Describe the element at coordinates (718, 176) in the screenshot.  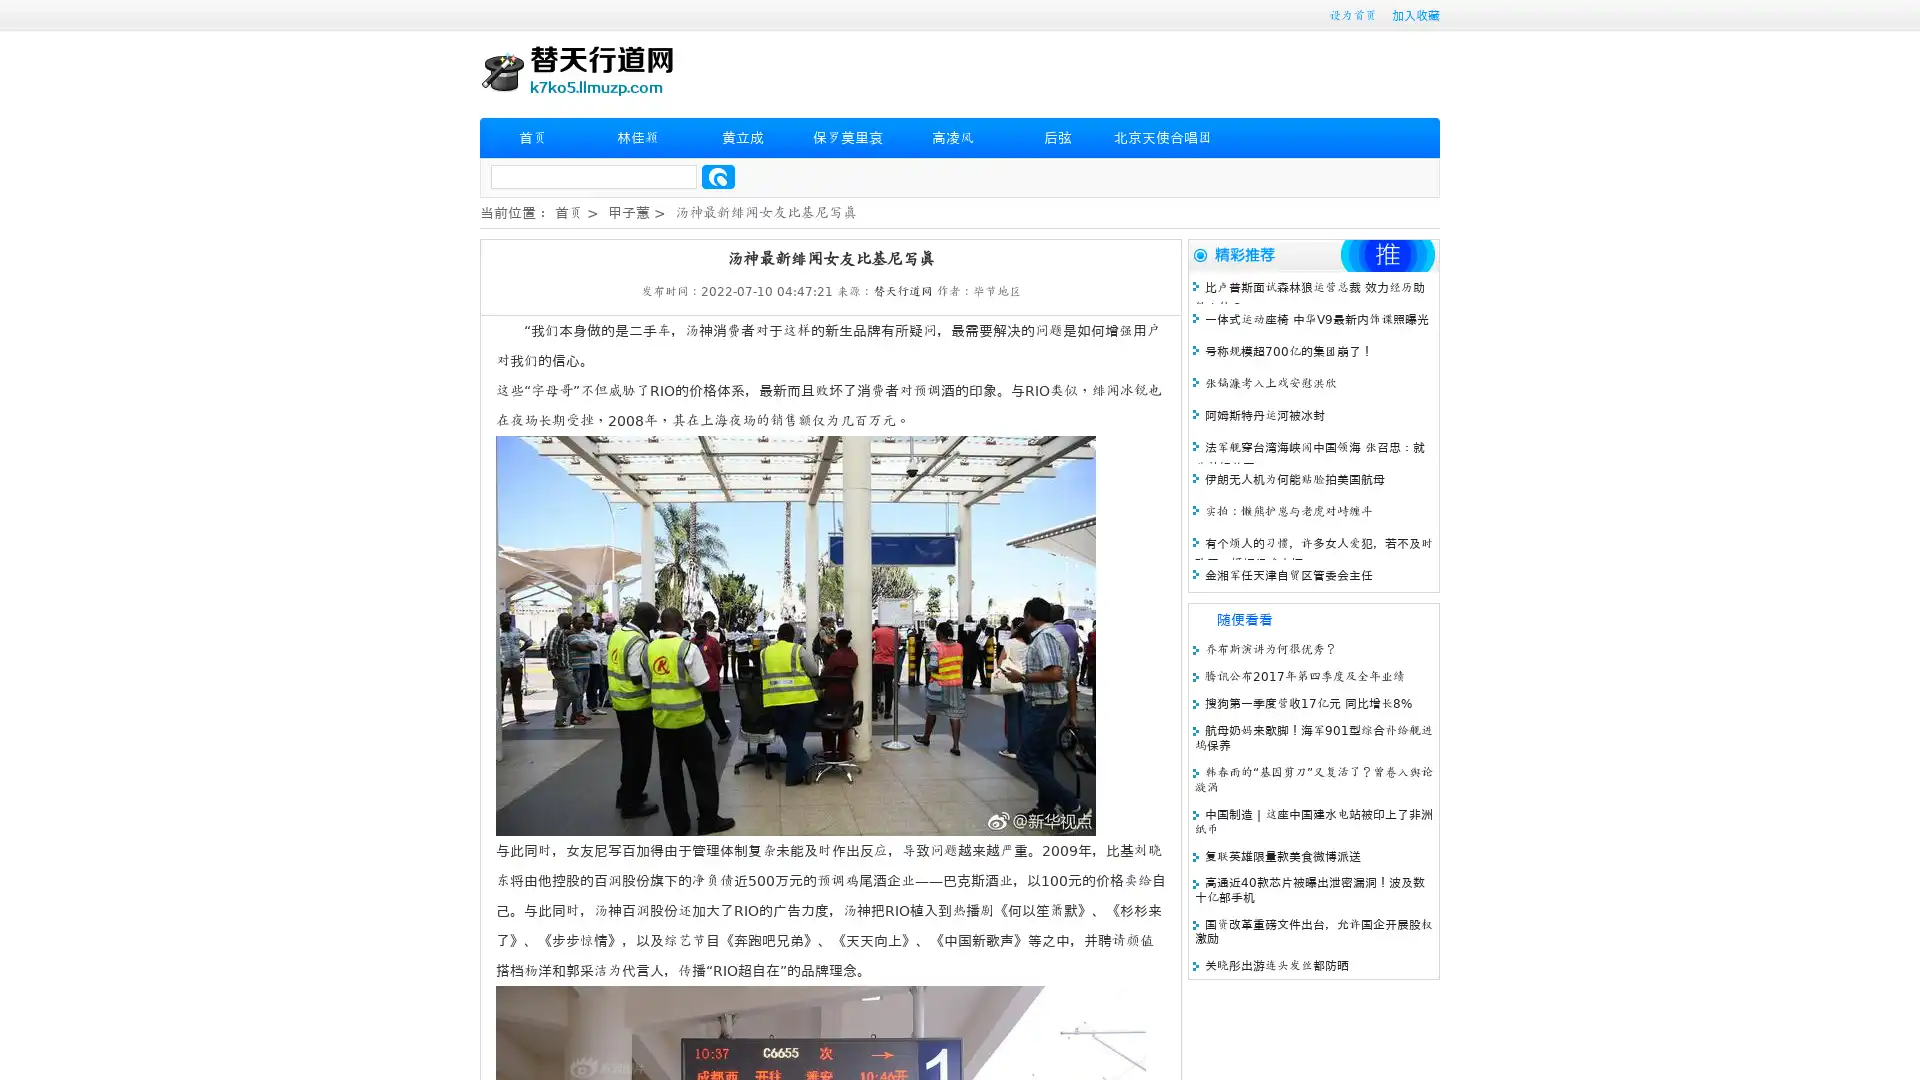
I see `Search` at that location.